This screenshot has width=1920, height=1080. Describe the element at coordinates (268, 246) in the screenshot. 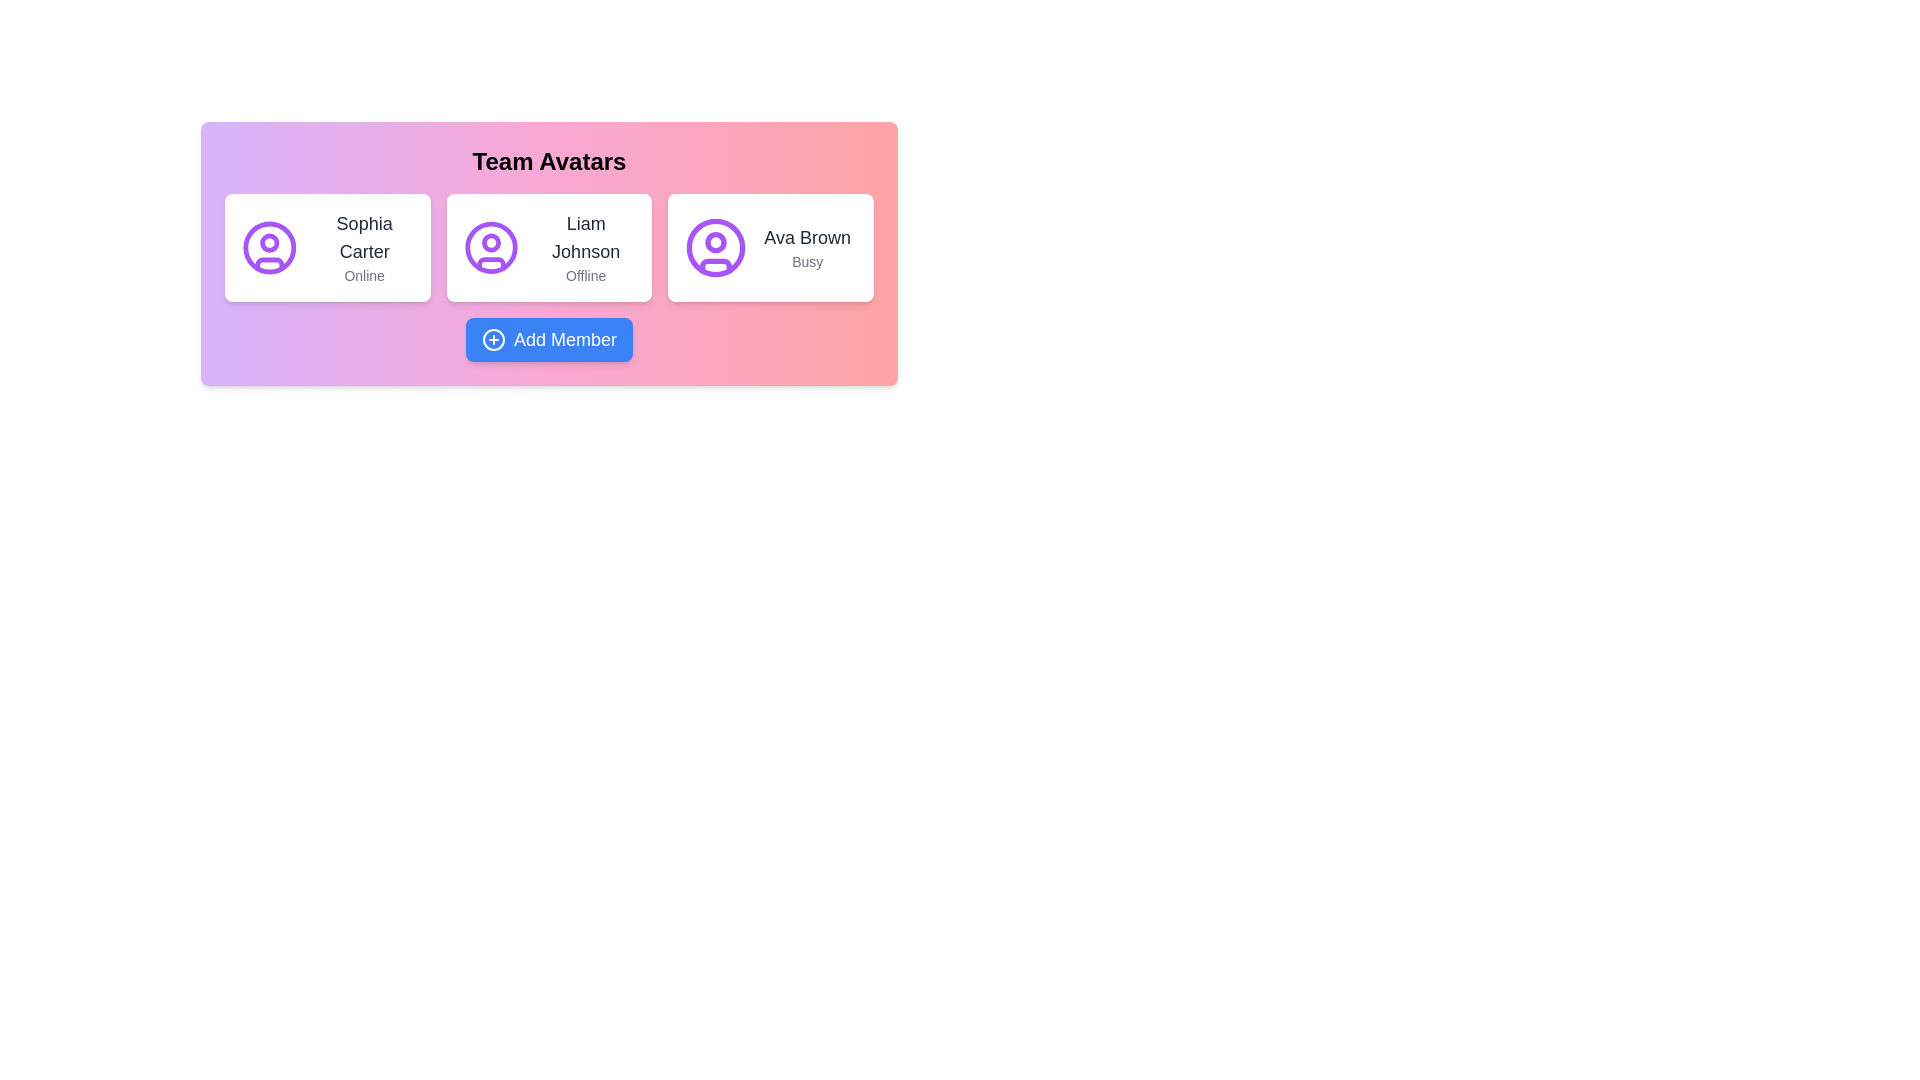

I see `the SVG graphical element representing the user's profile picture for 'Sophia Carter', located within the first card on the left among the team avatars` at that location.